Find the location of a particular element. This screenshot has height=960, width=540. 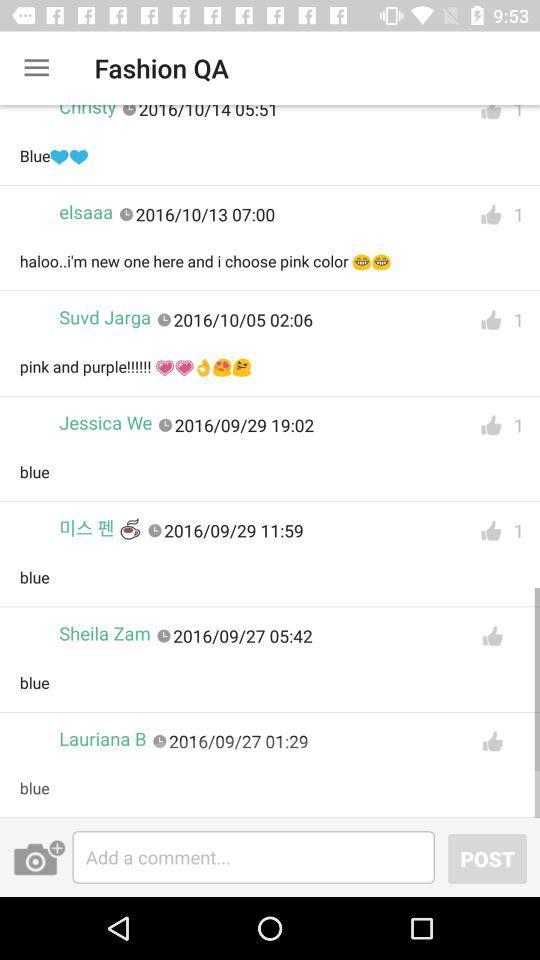

write a comment is located at coordinates (253, 856).